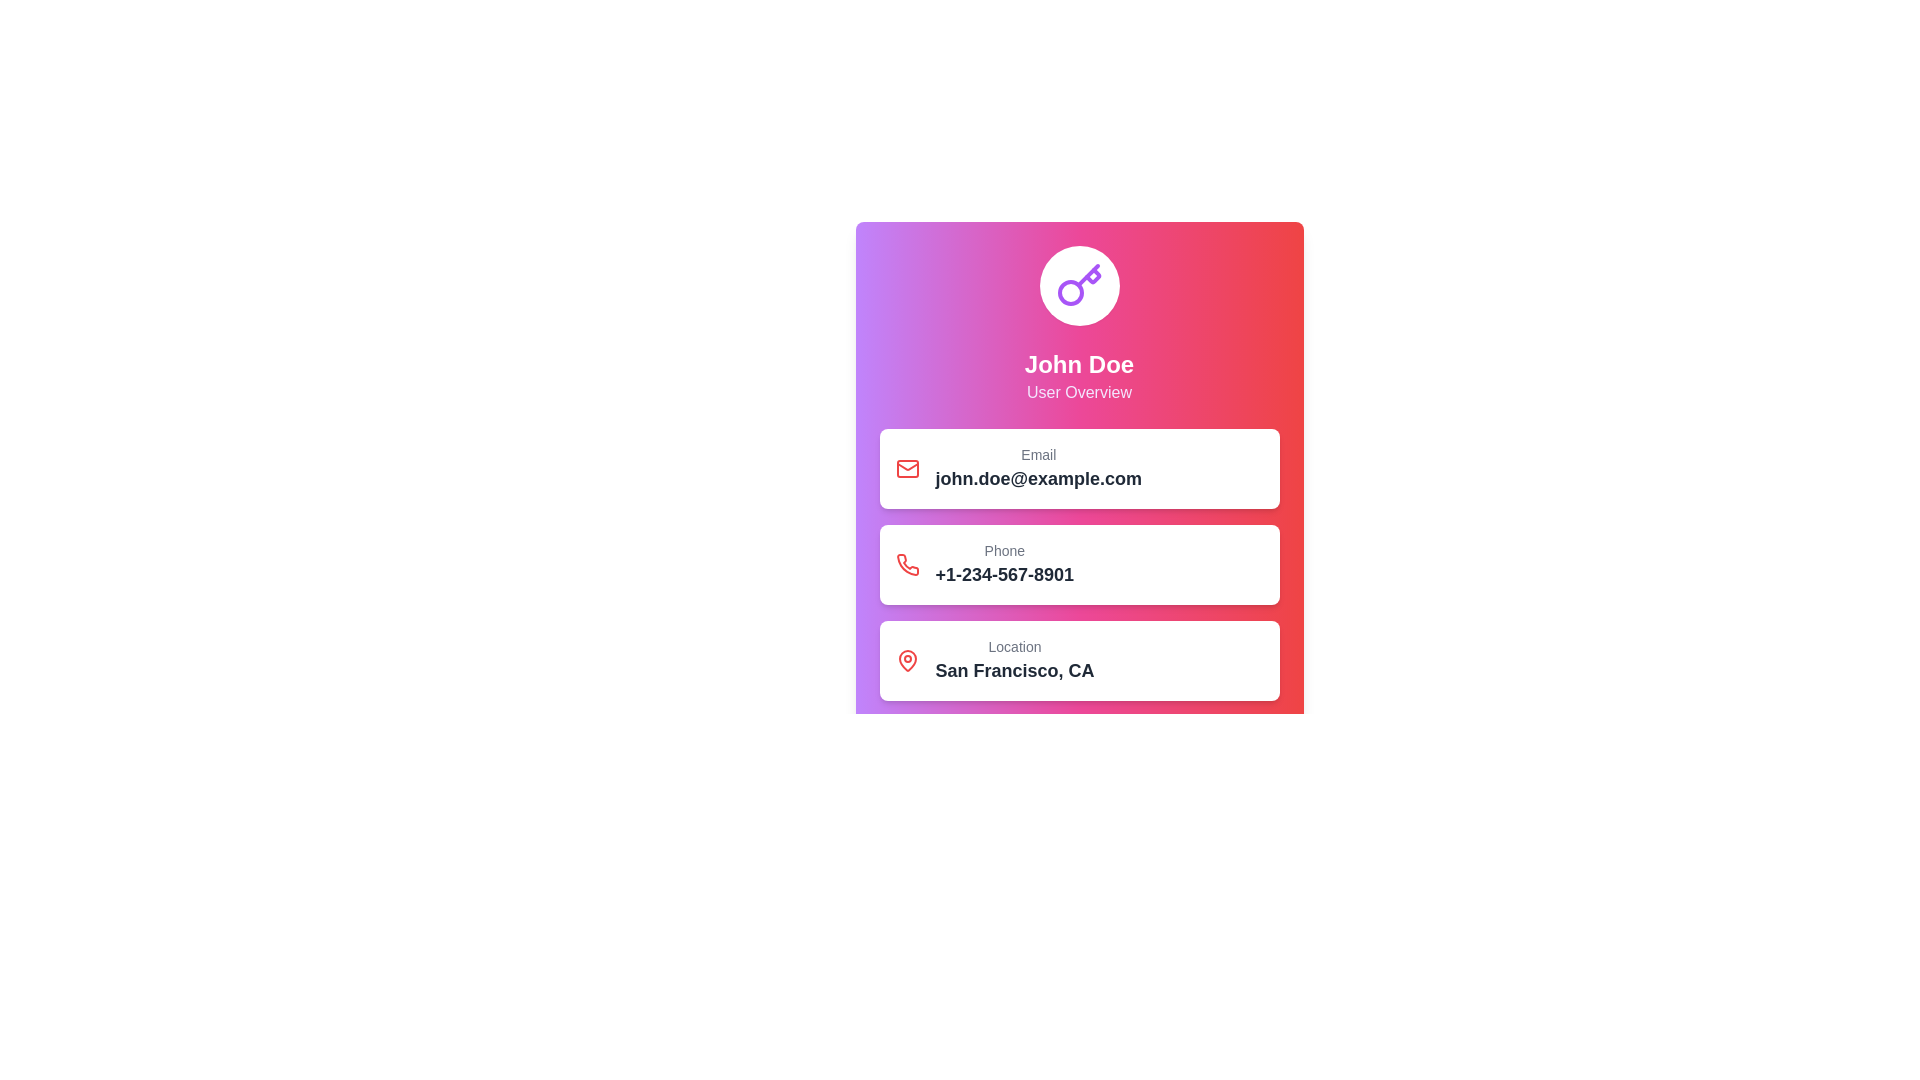  Describe the element at coordinates (906, 660) in the screenshot. I see `the red outlined map pin icon located within the white rounded rectangle card in the 'Location' section, adjacent to the text 'Location San Francisco, CA'` at that location.